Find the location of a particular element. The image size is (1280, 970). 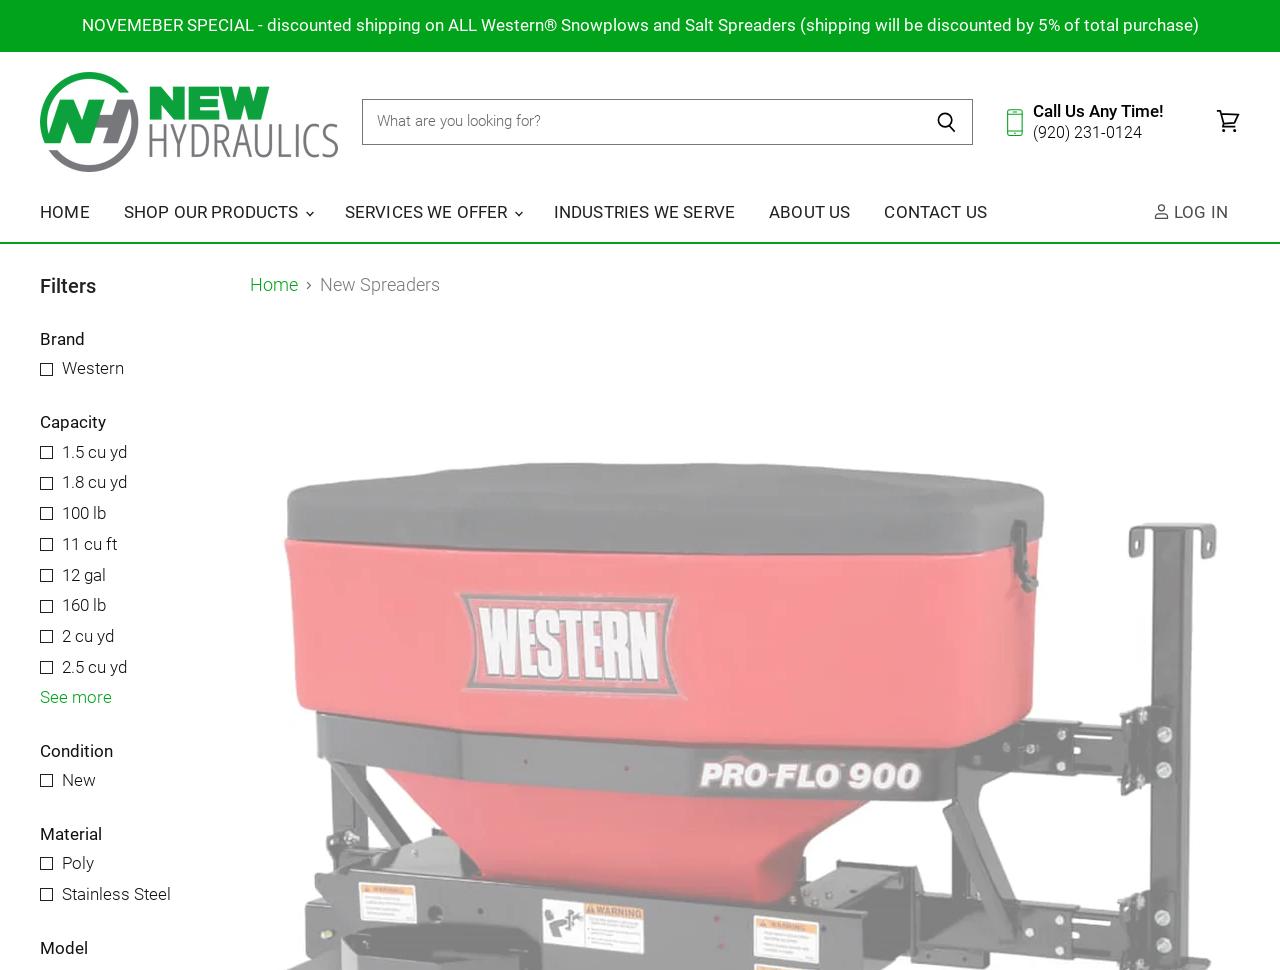

'Capacity' is located at coordinates (72, 422).